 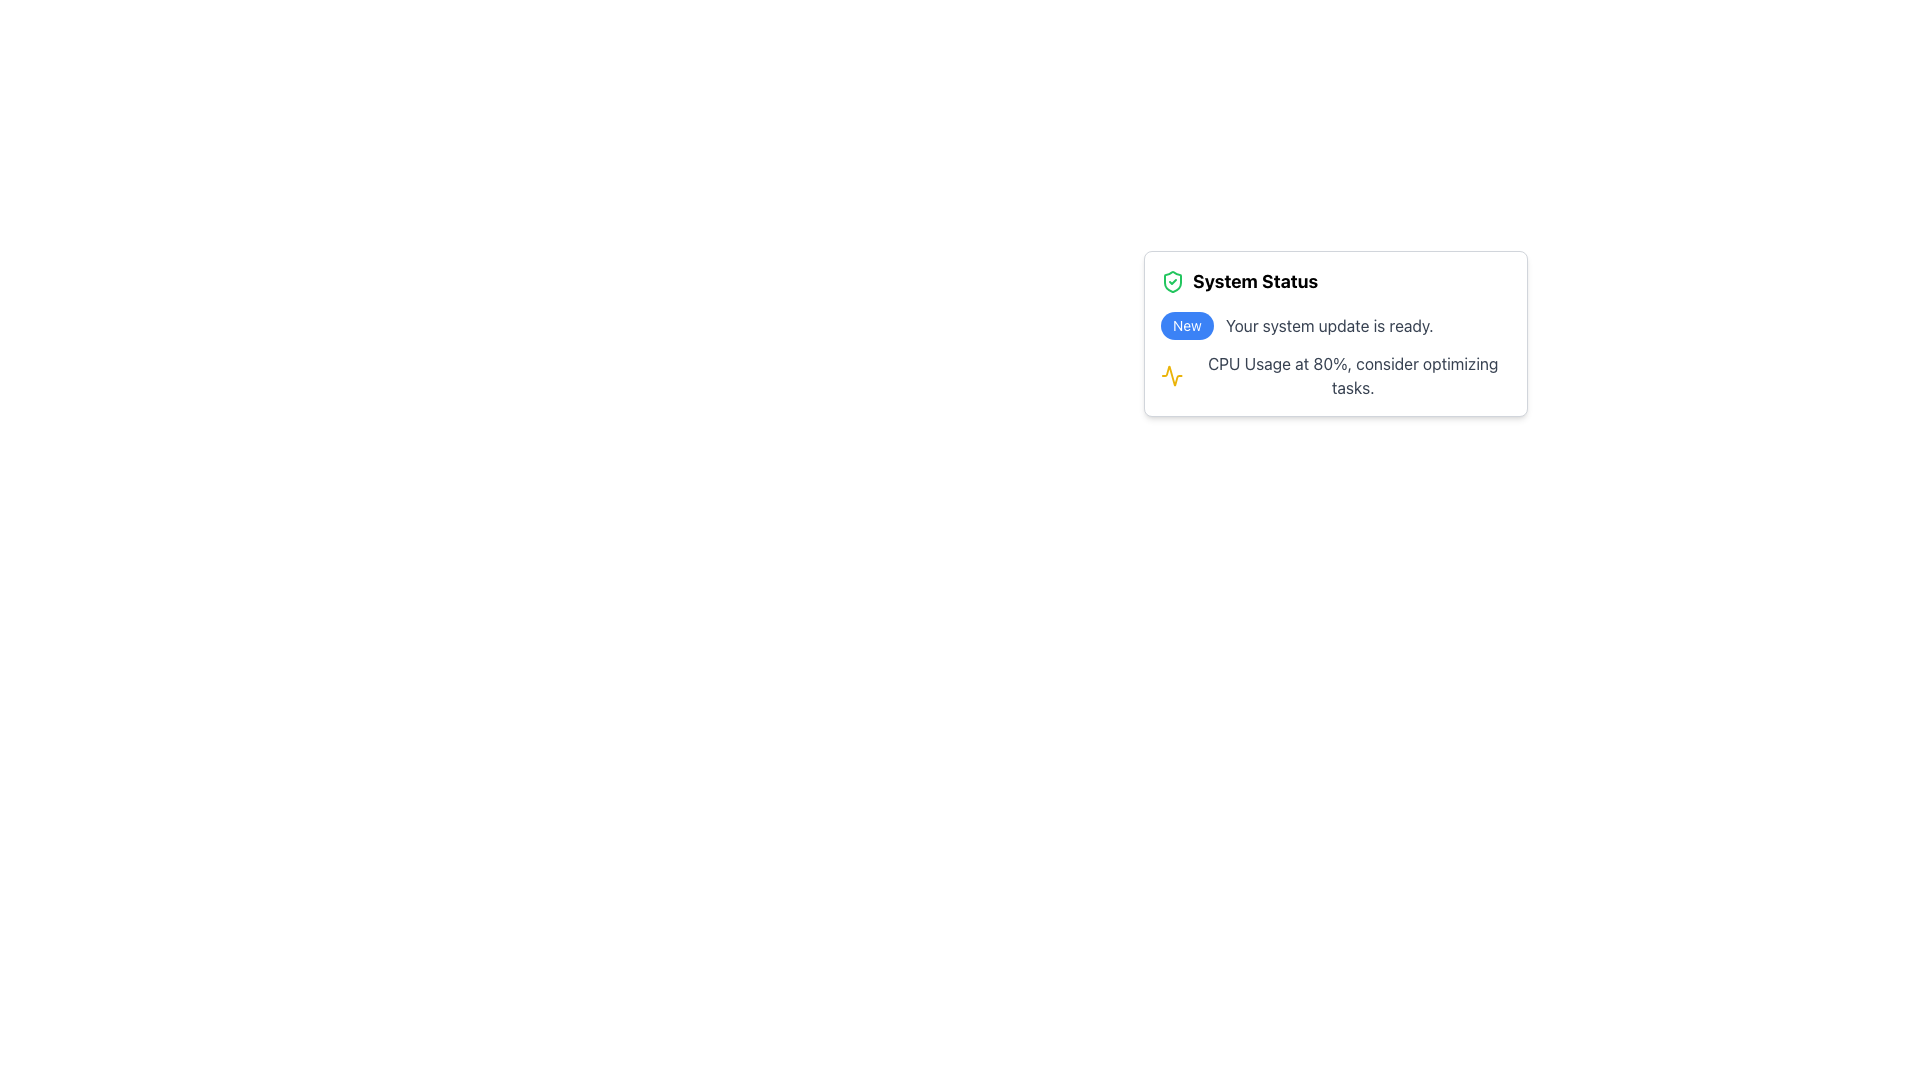 What do you see at coordinates (1172, 375) in the screenshot?
I see `the yellow graph icon located within the 'System Status' notification area` at bounding box center [1172, 375].